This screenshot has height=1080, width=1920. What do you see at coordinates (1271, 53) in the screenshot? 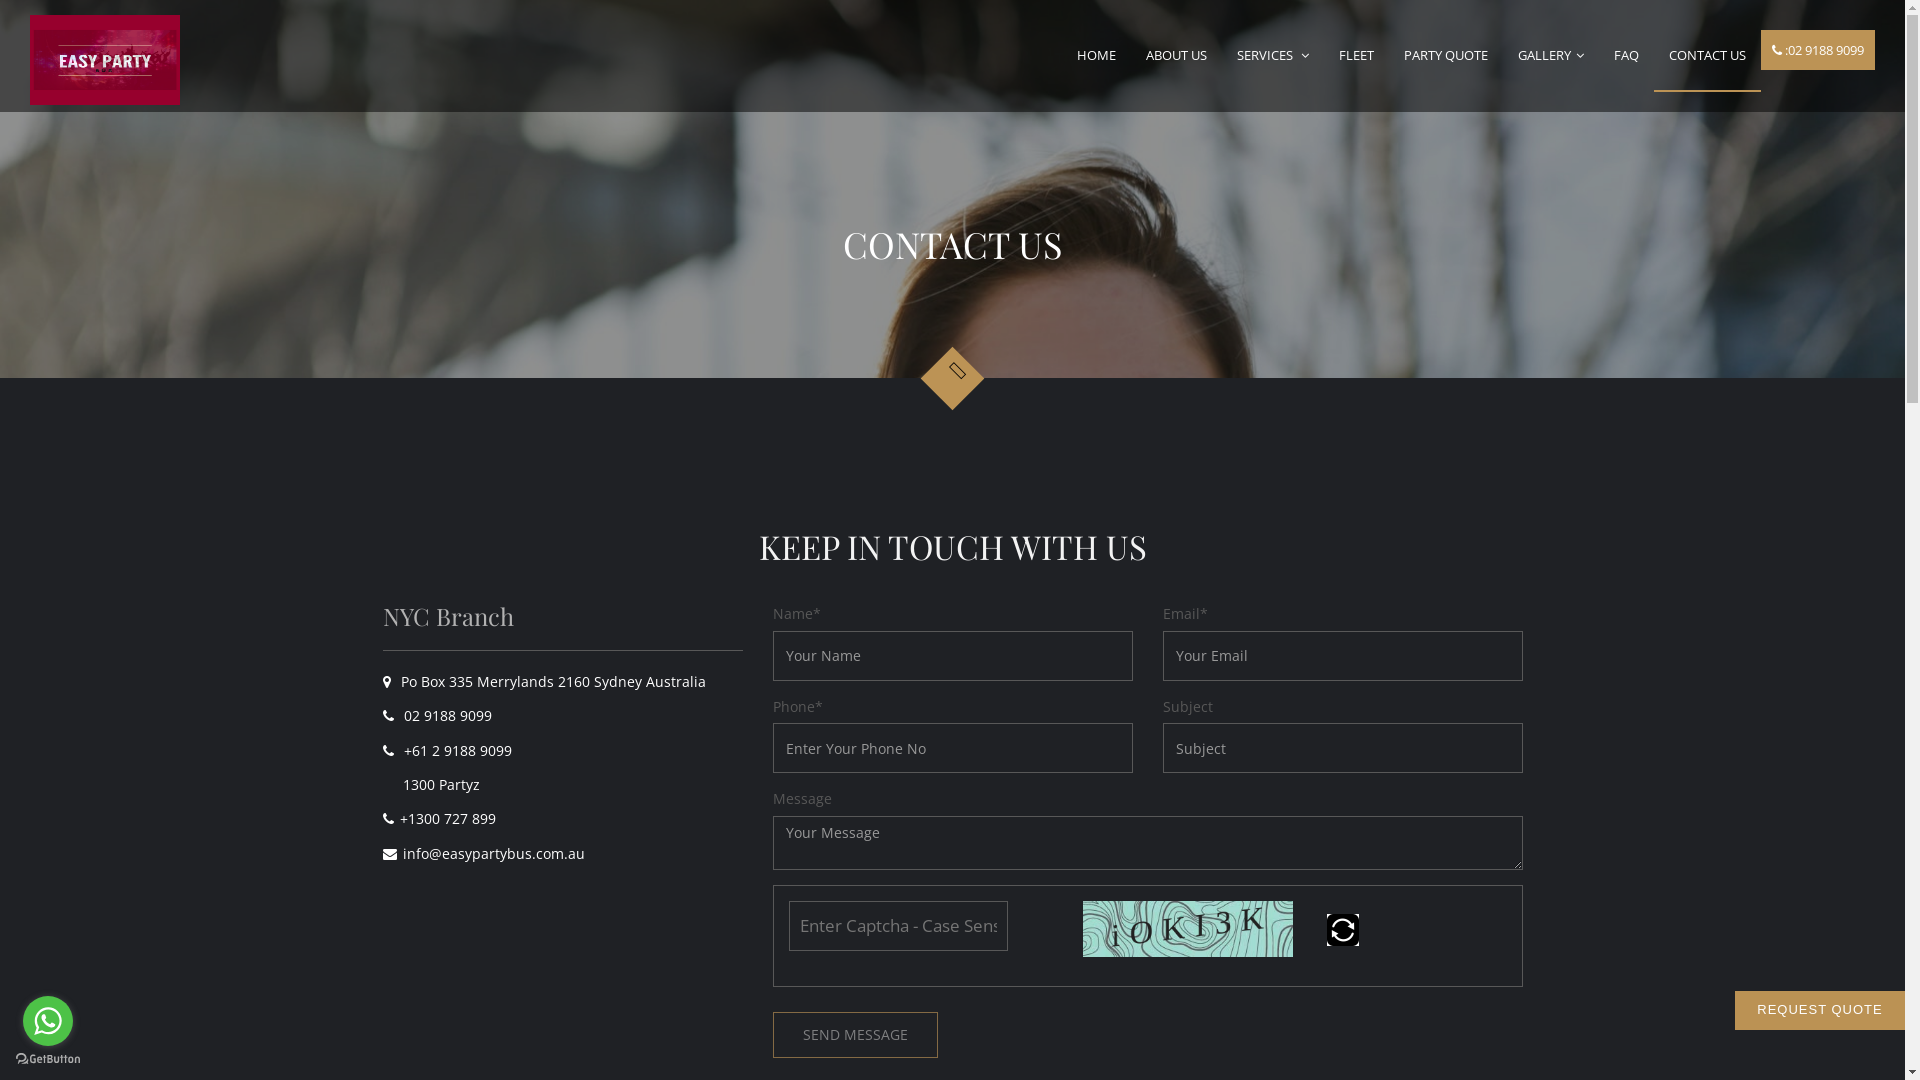
I see `'SERVICES'` at bounding box center [1271, 53].